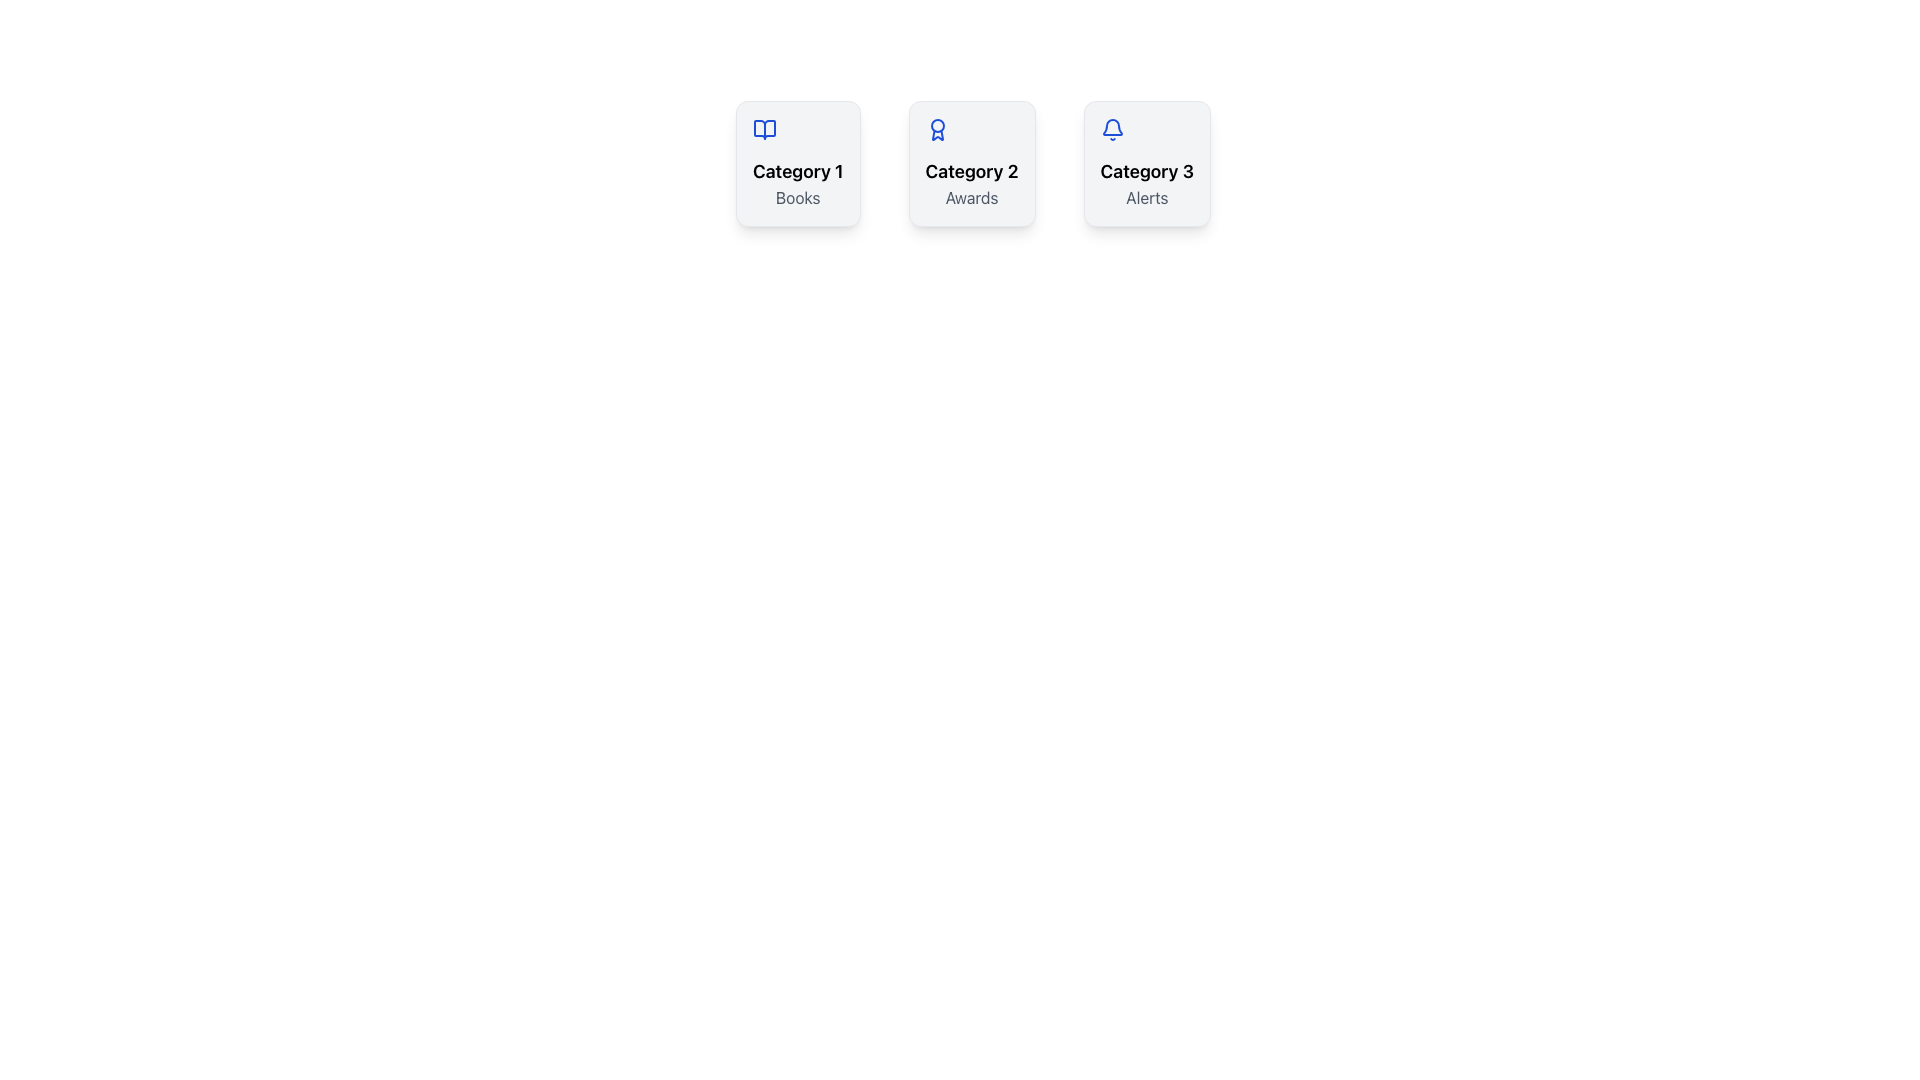  What do you see at coordinates (763, 130) in the screenshot?
I see `the SVG open book icon element, which is the first item in the row of category icons, positioned above the 'Category 1 Books' label` at bounding box center [763, 130].